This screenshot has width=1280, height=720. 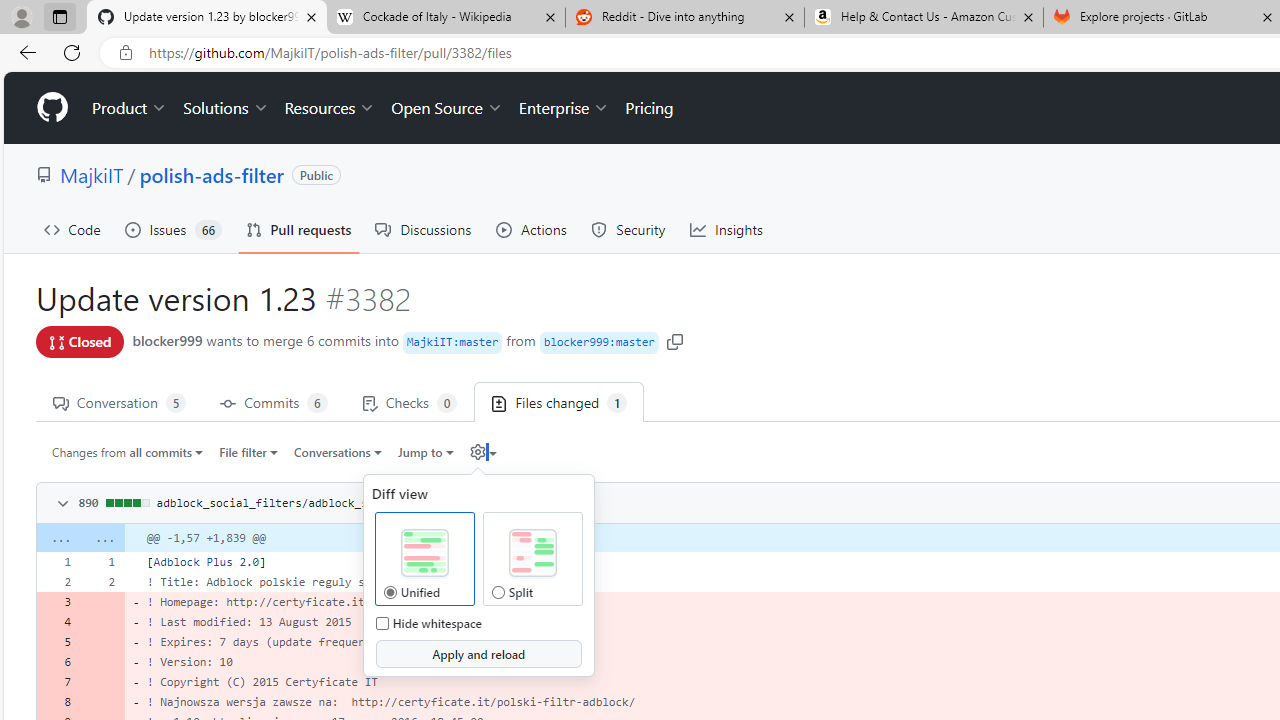 What do you see at coordinates (531, 229) in the screenshot?
I see `'Actions'` at bounding box center [531, 229].